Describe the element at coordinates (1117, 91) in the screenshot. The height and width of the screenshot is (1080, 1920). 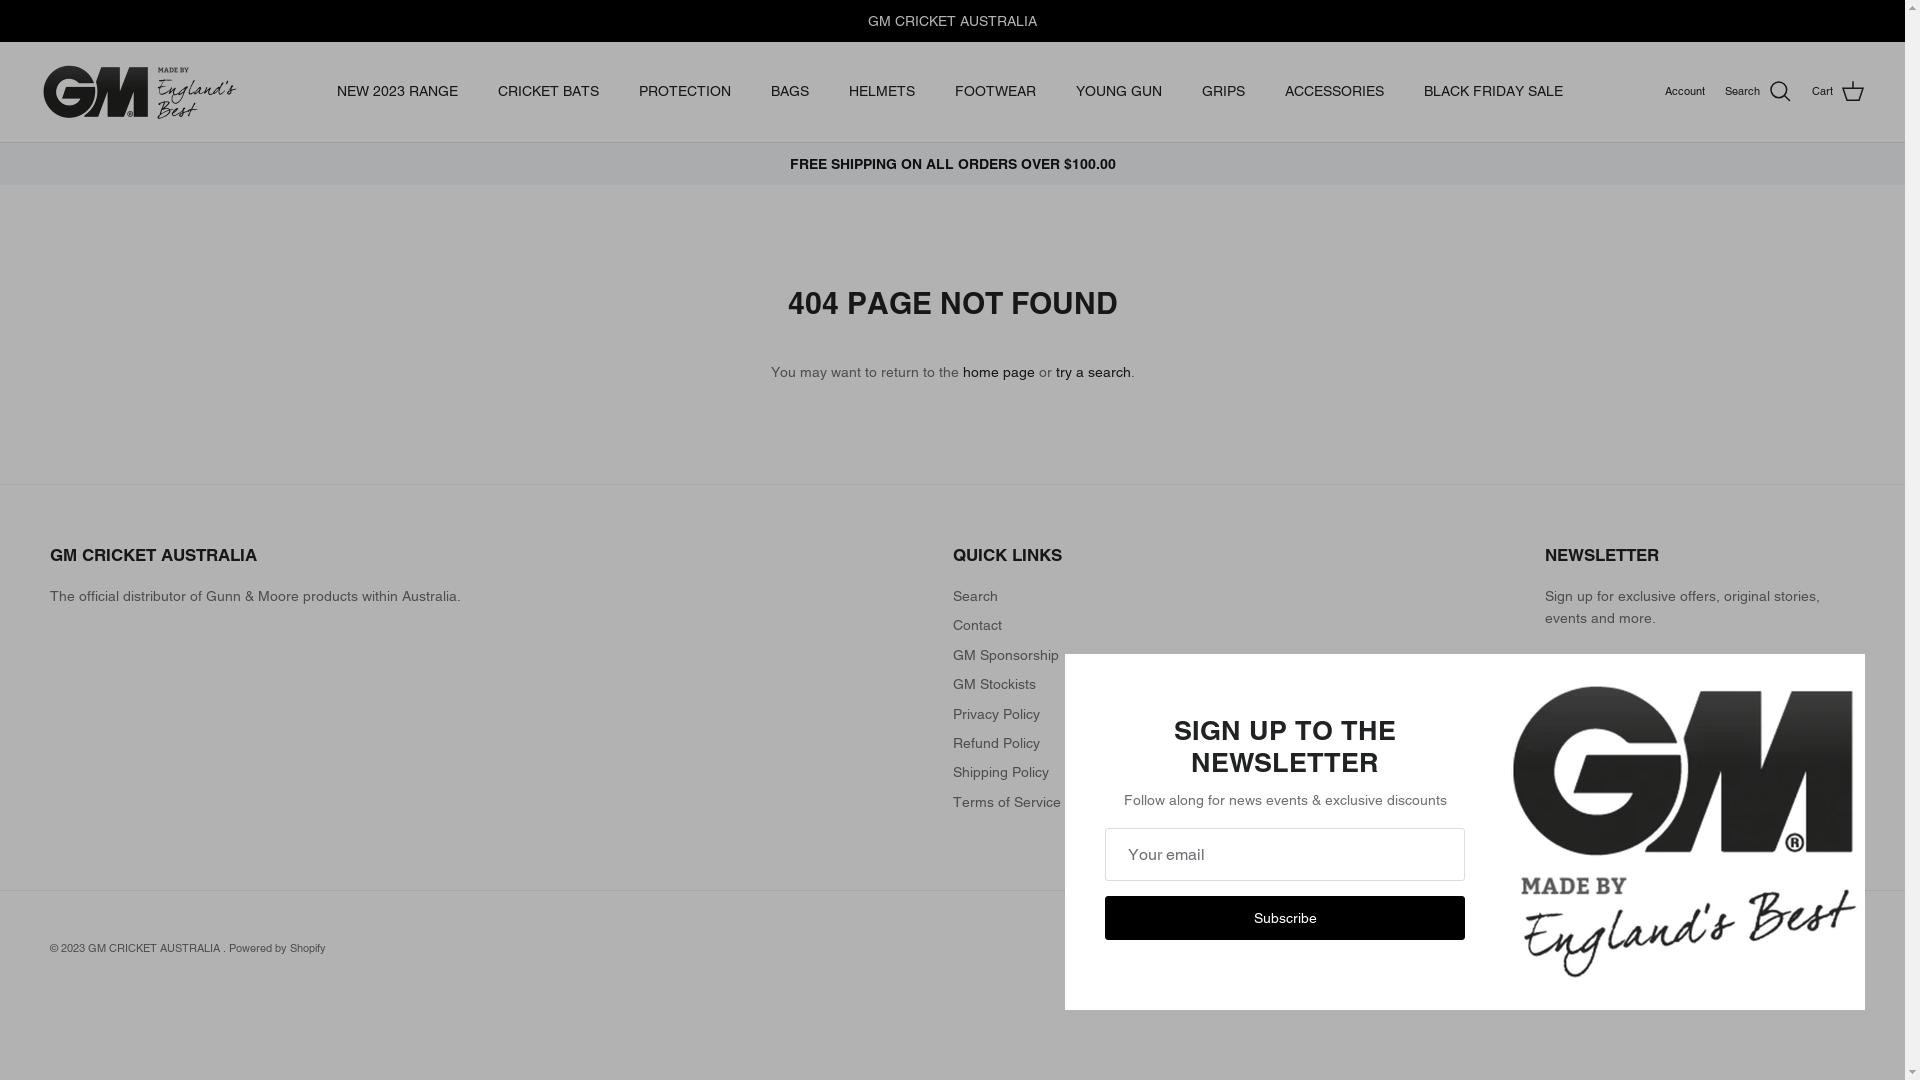
I see `'YOUNG GUN'` at that location.